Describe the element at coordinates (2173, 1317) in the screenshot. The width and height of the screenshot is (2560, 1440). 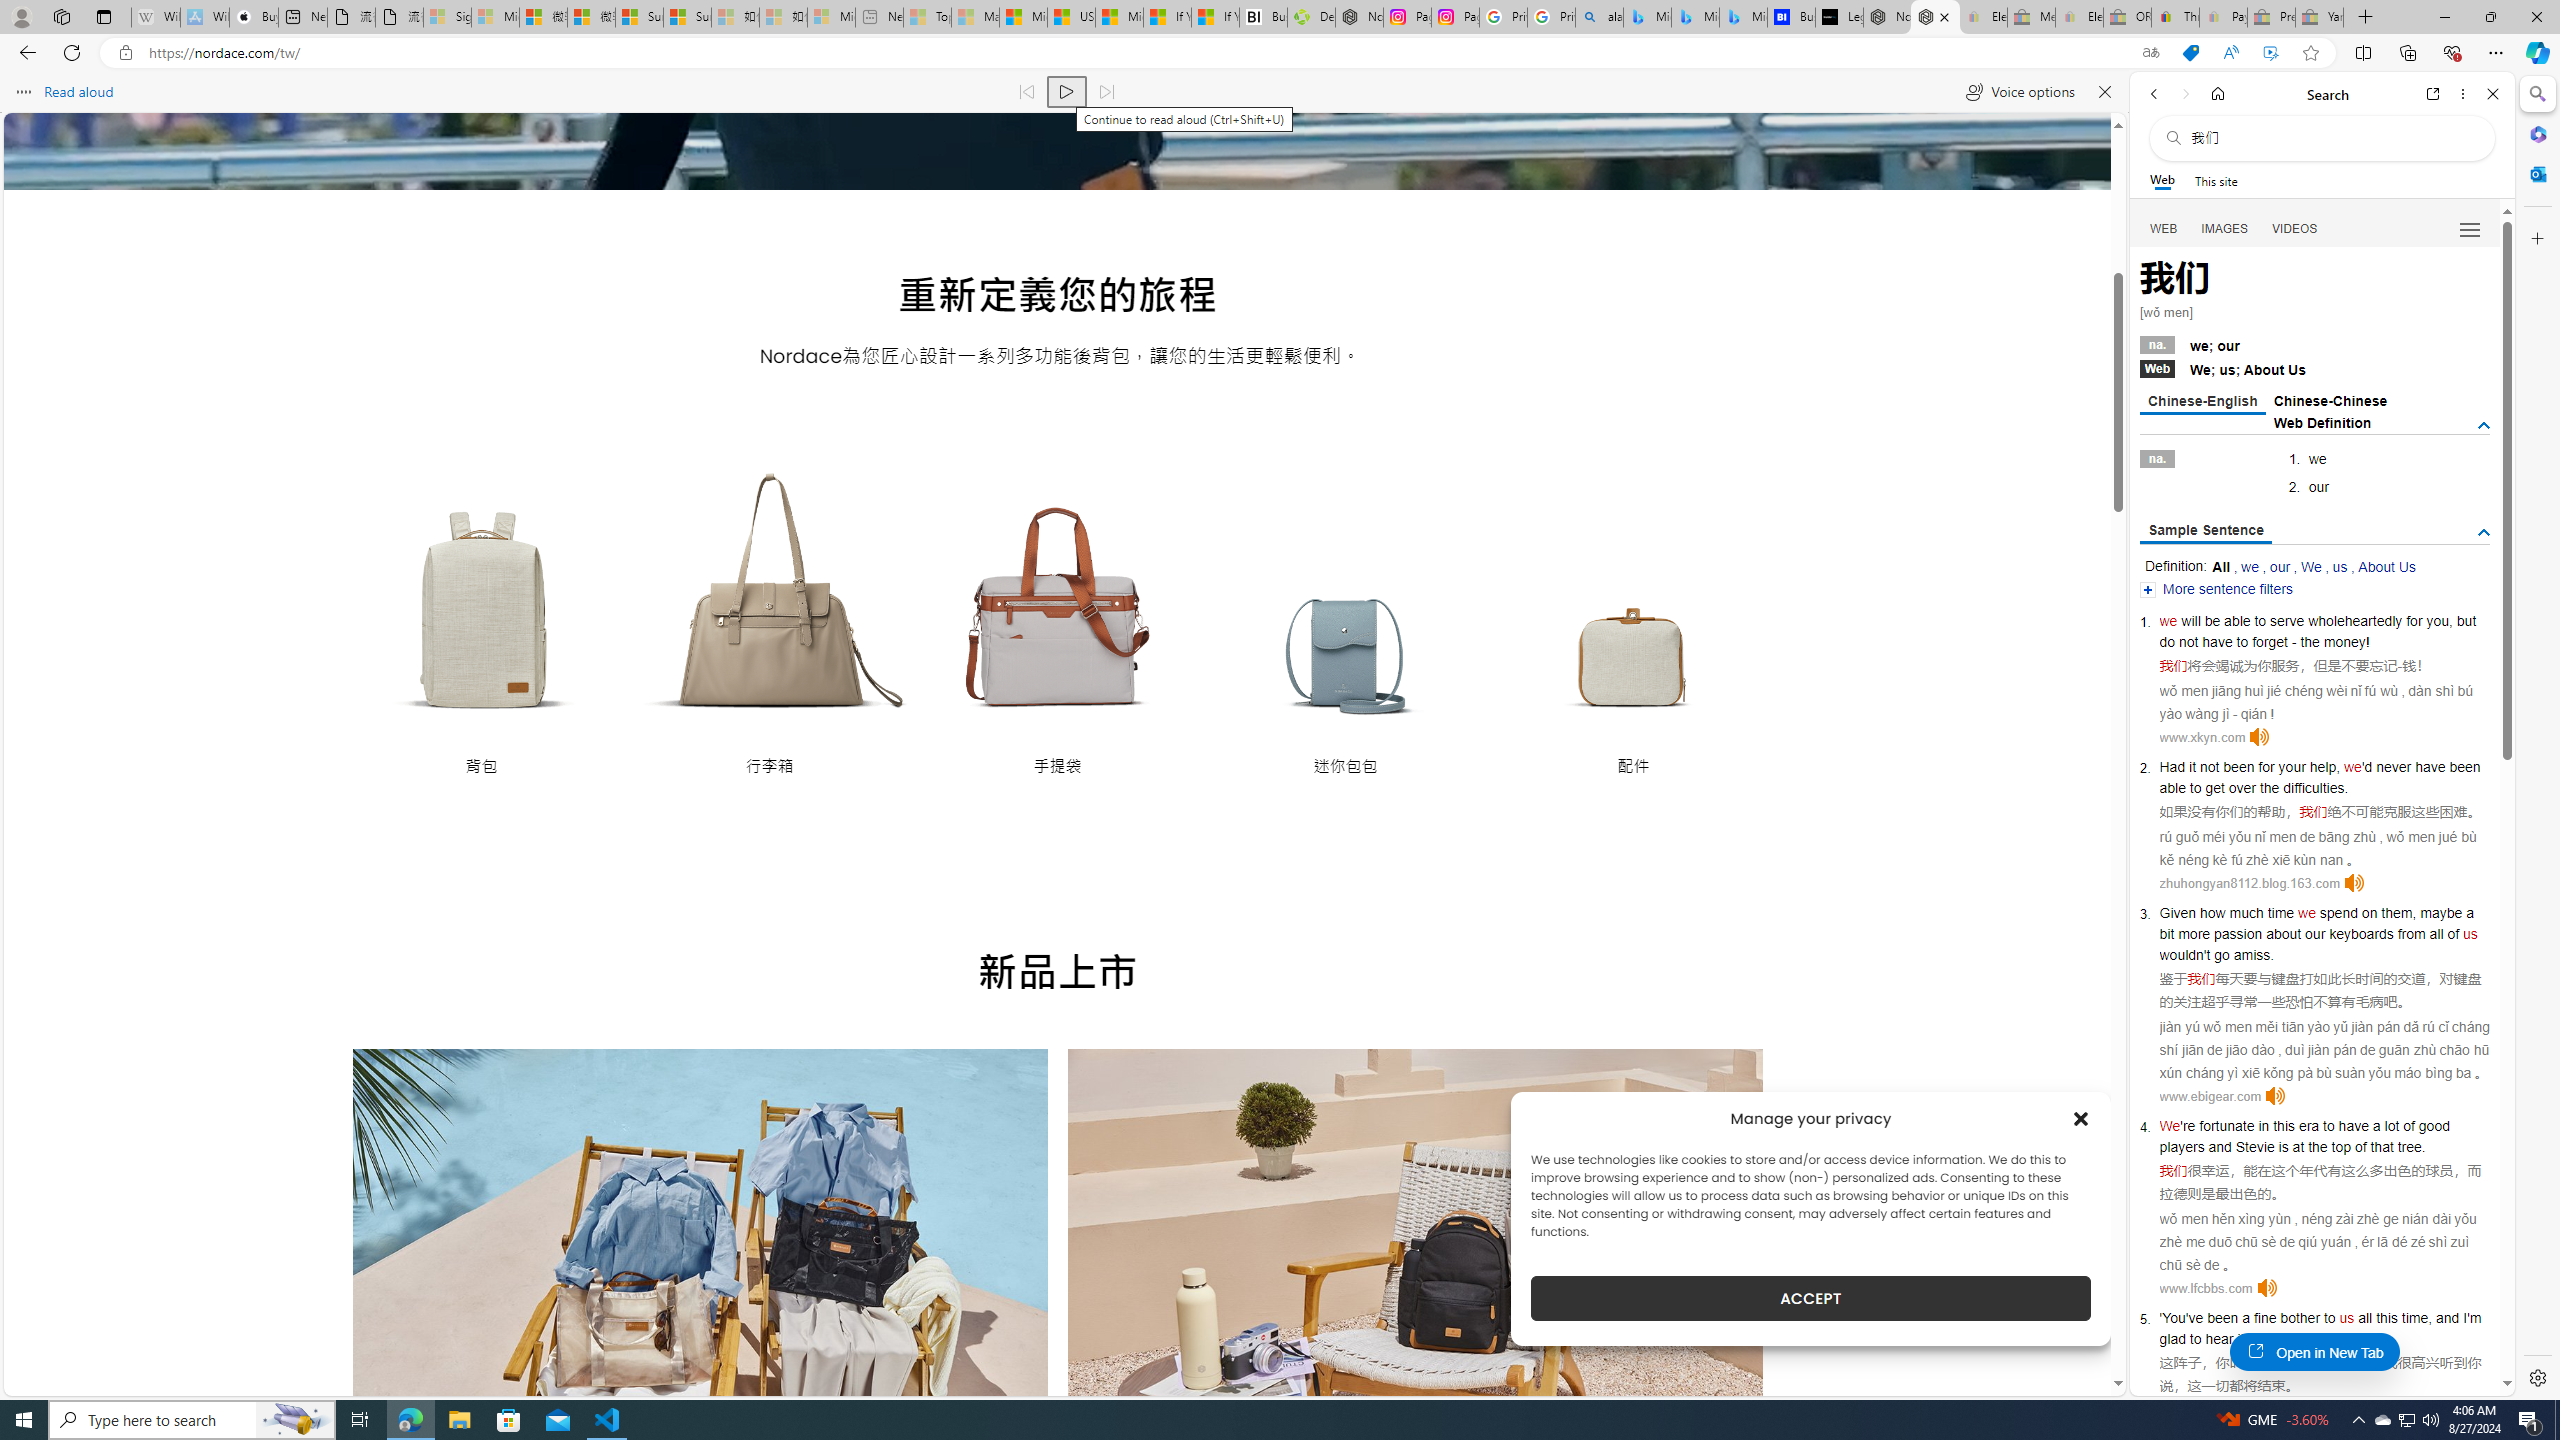
I see `'You'` at that location.